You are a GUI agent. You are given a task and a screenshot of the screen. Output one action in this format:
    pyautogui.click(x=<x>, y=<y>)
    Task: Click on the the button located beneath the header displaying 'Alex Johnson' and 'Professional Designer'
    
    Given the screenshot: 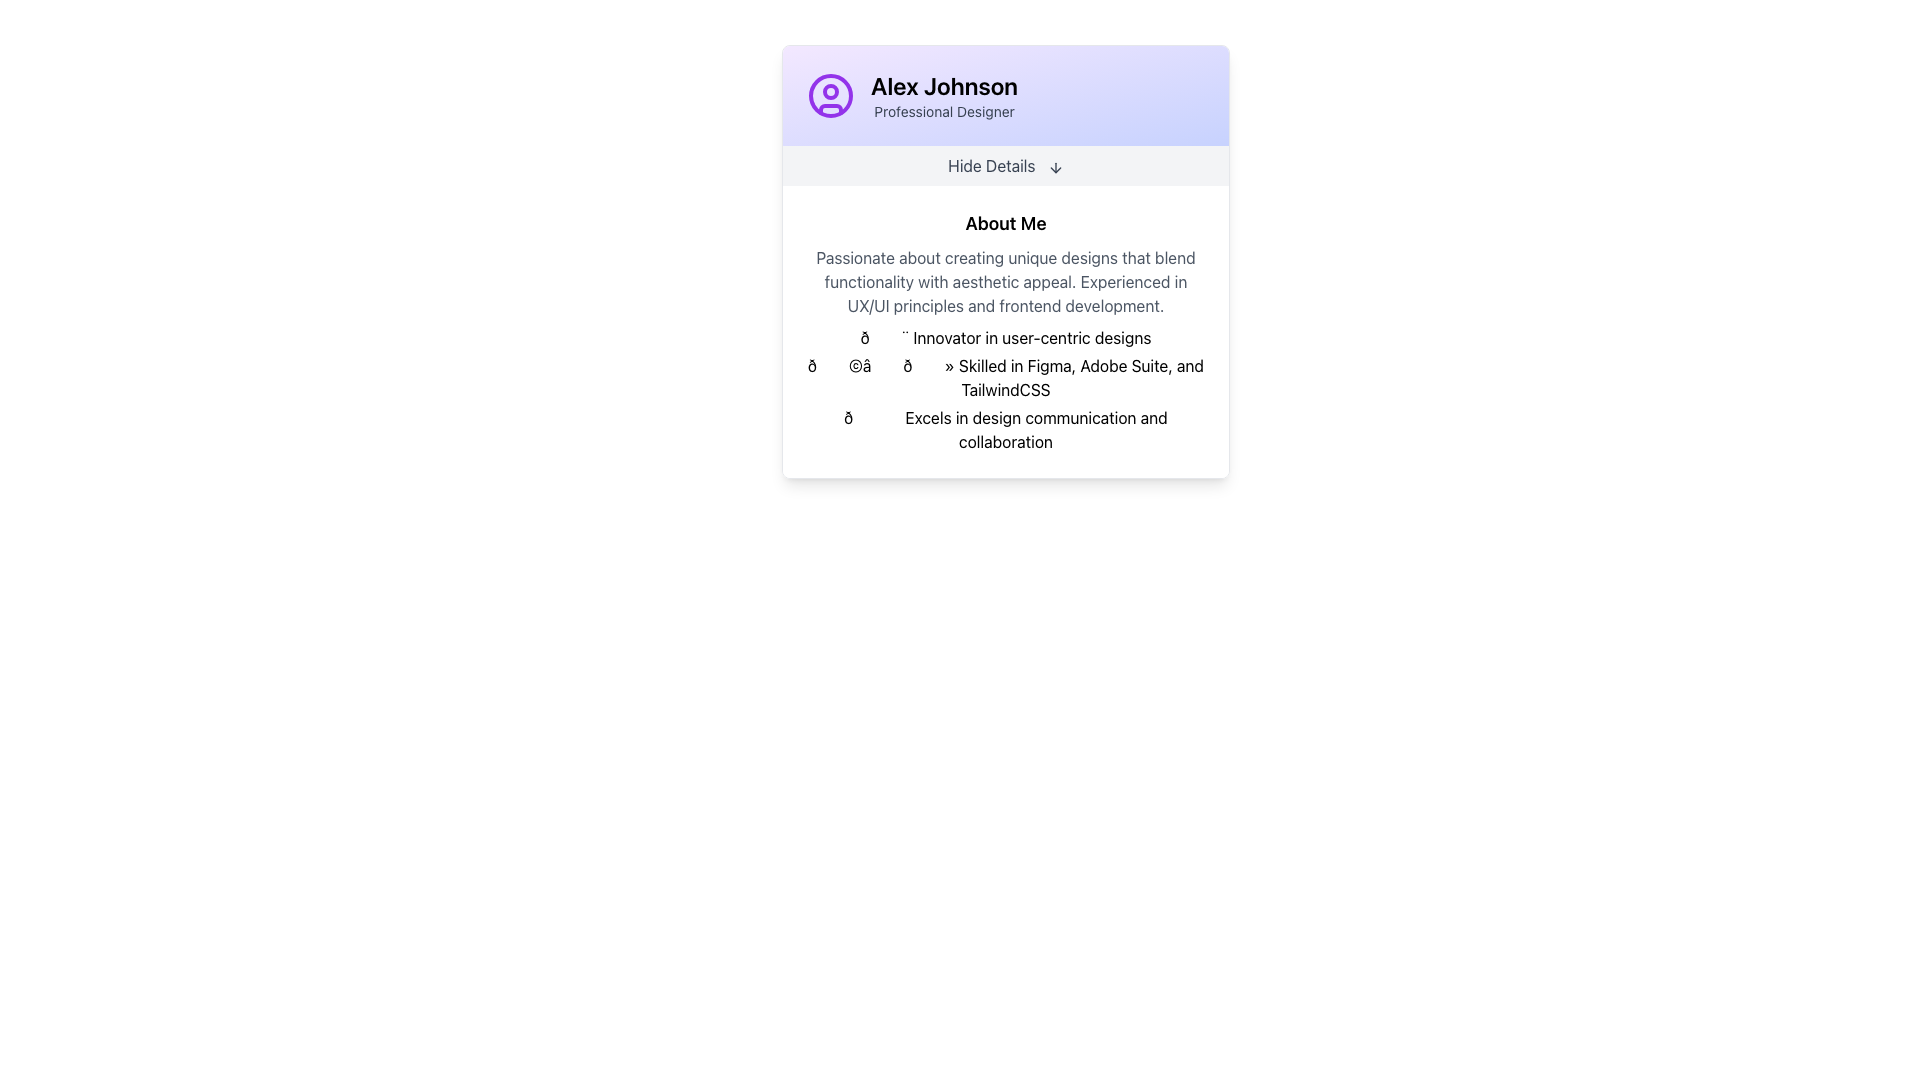 What is the action you would take?
    pyautogui.click(x=1006, y=164)
    